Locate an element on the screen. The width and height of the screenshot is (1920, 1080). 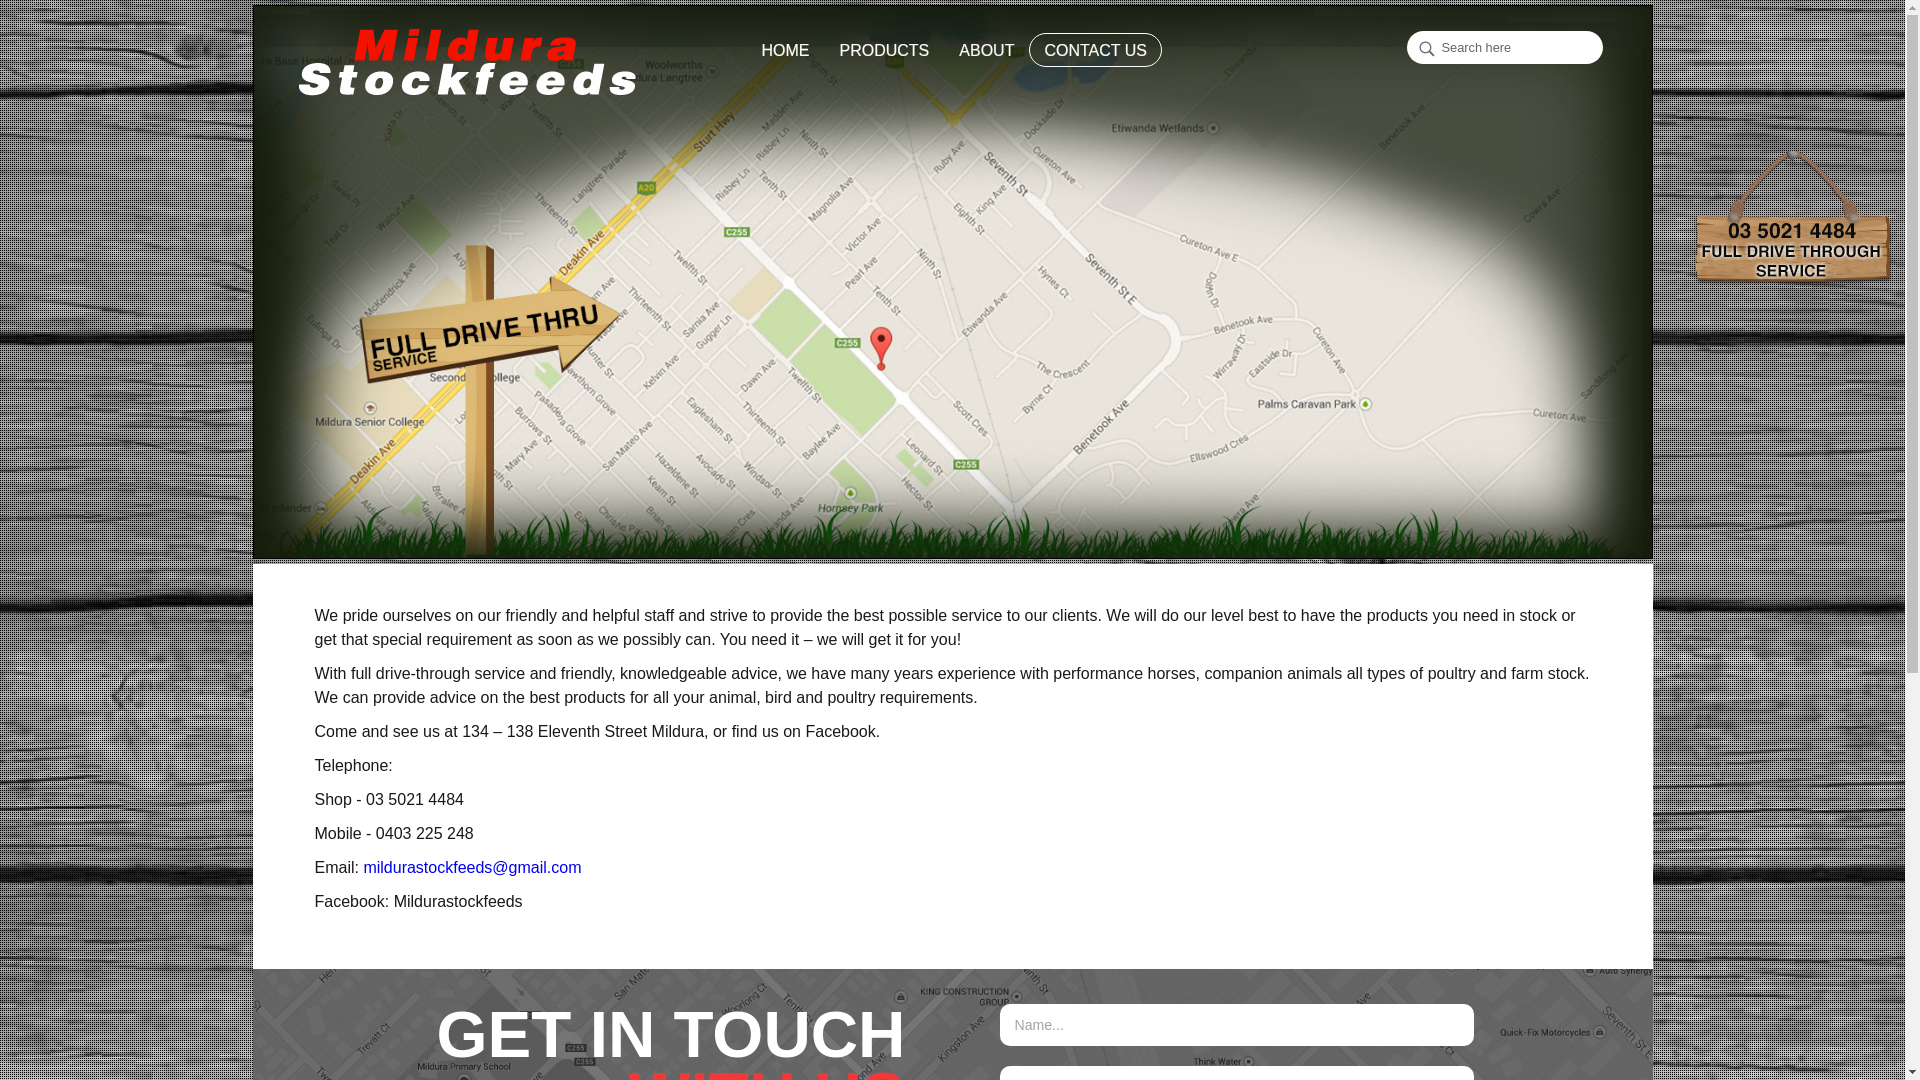
'ABOUT' is located at coordinates (958, 49).